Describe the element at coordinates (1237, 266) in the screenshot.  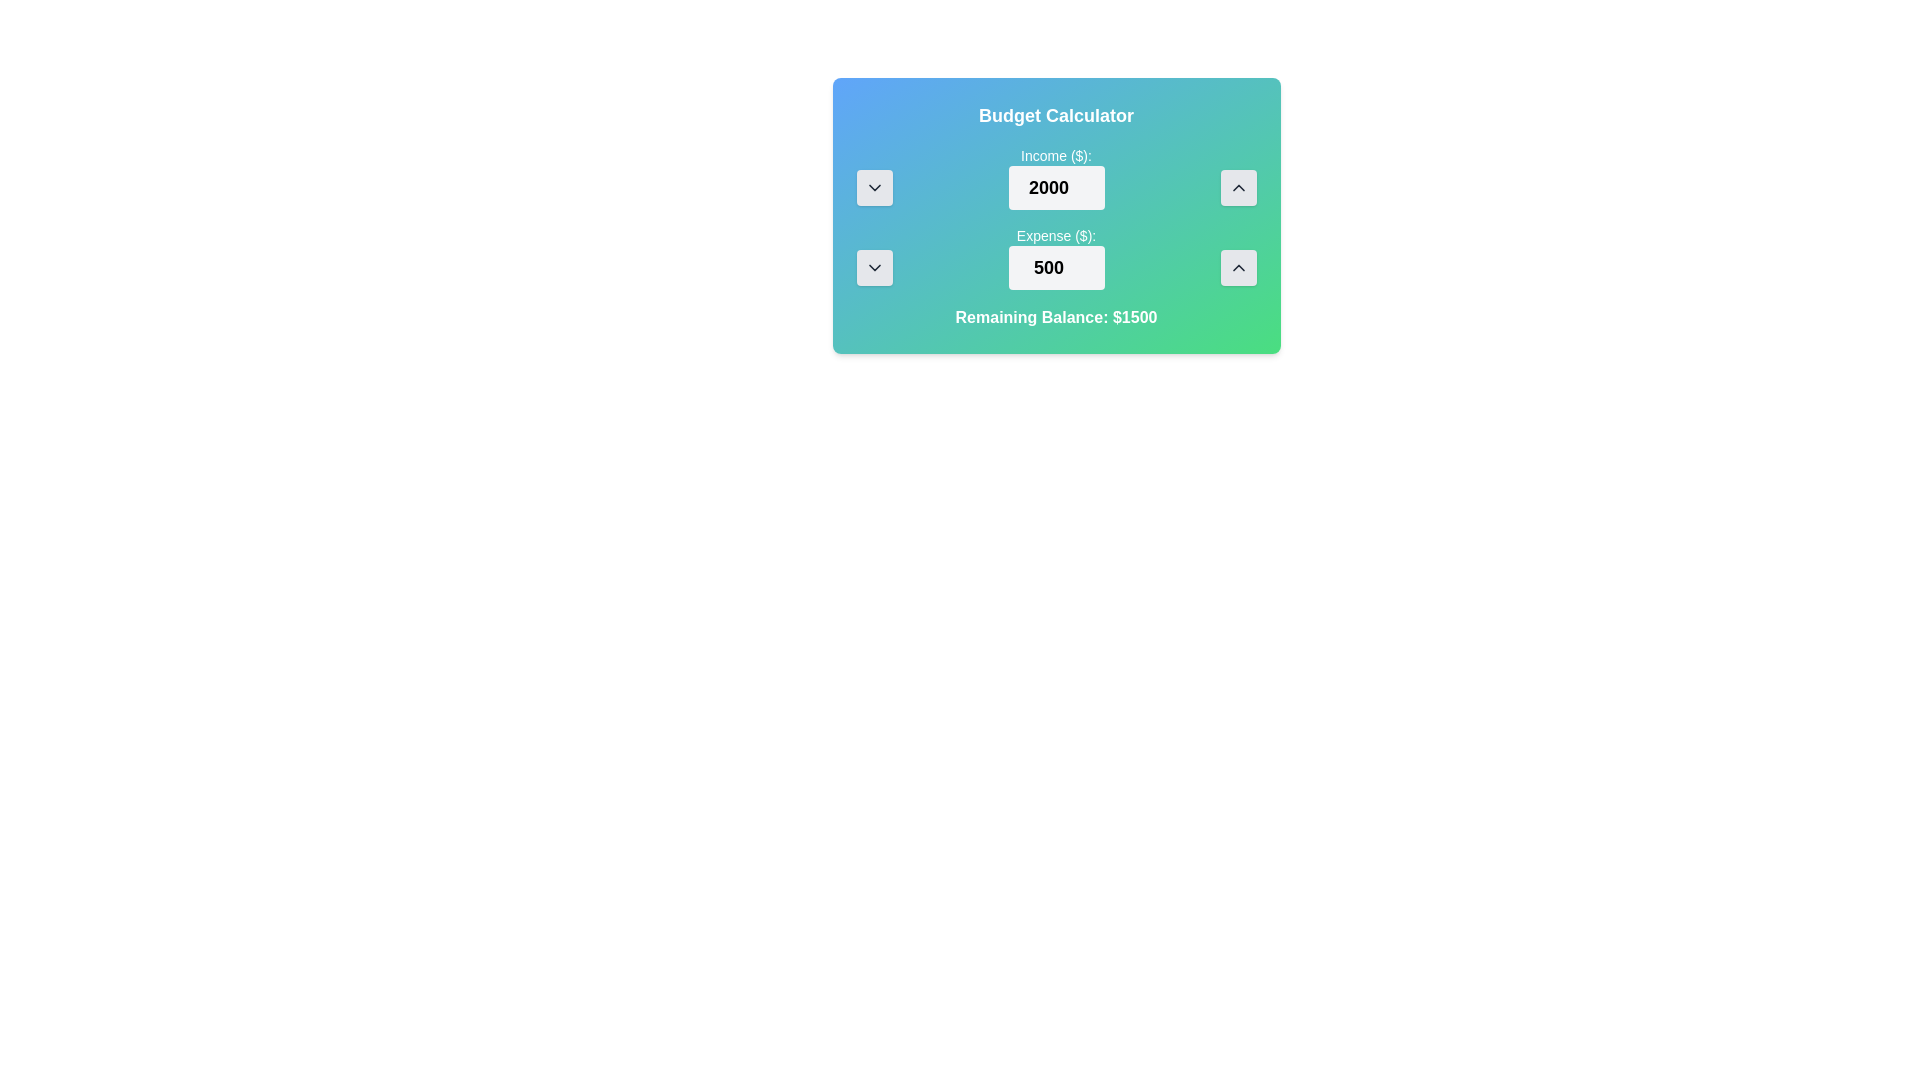
I see `the increment button located at the bottom right of the 'Expense ($)' input field in the 'Budget Calculator' interface` at that location.